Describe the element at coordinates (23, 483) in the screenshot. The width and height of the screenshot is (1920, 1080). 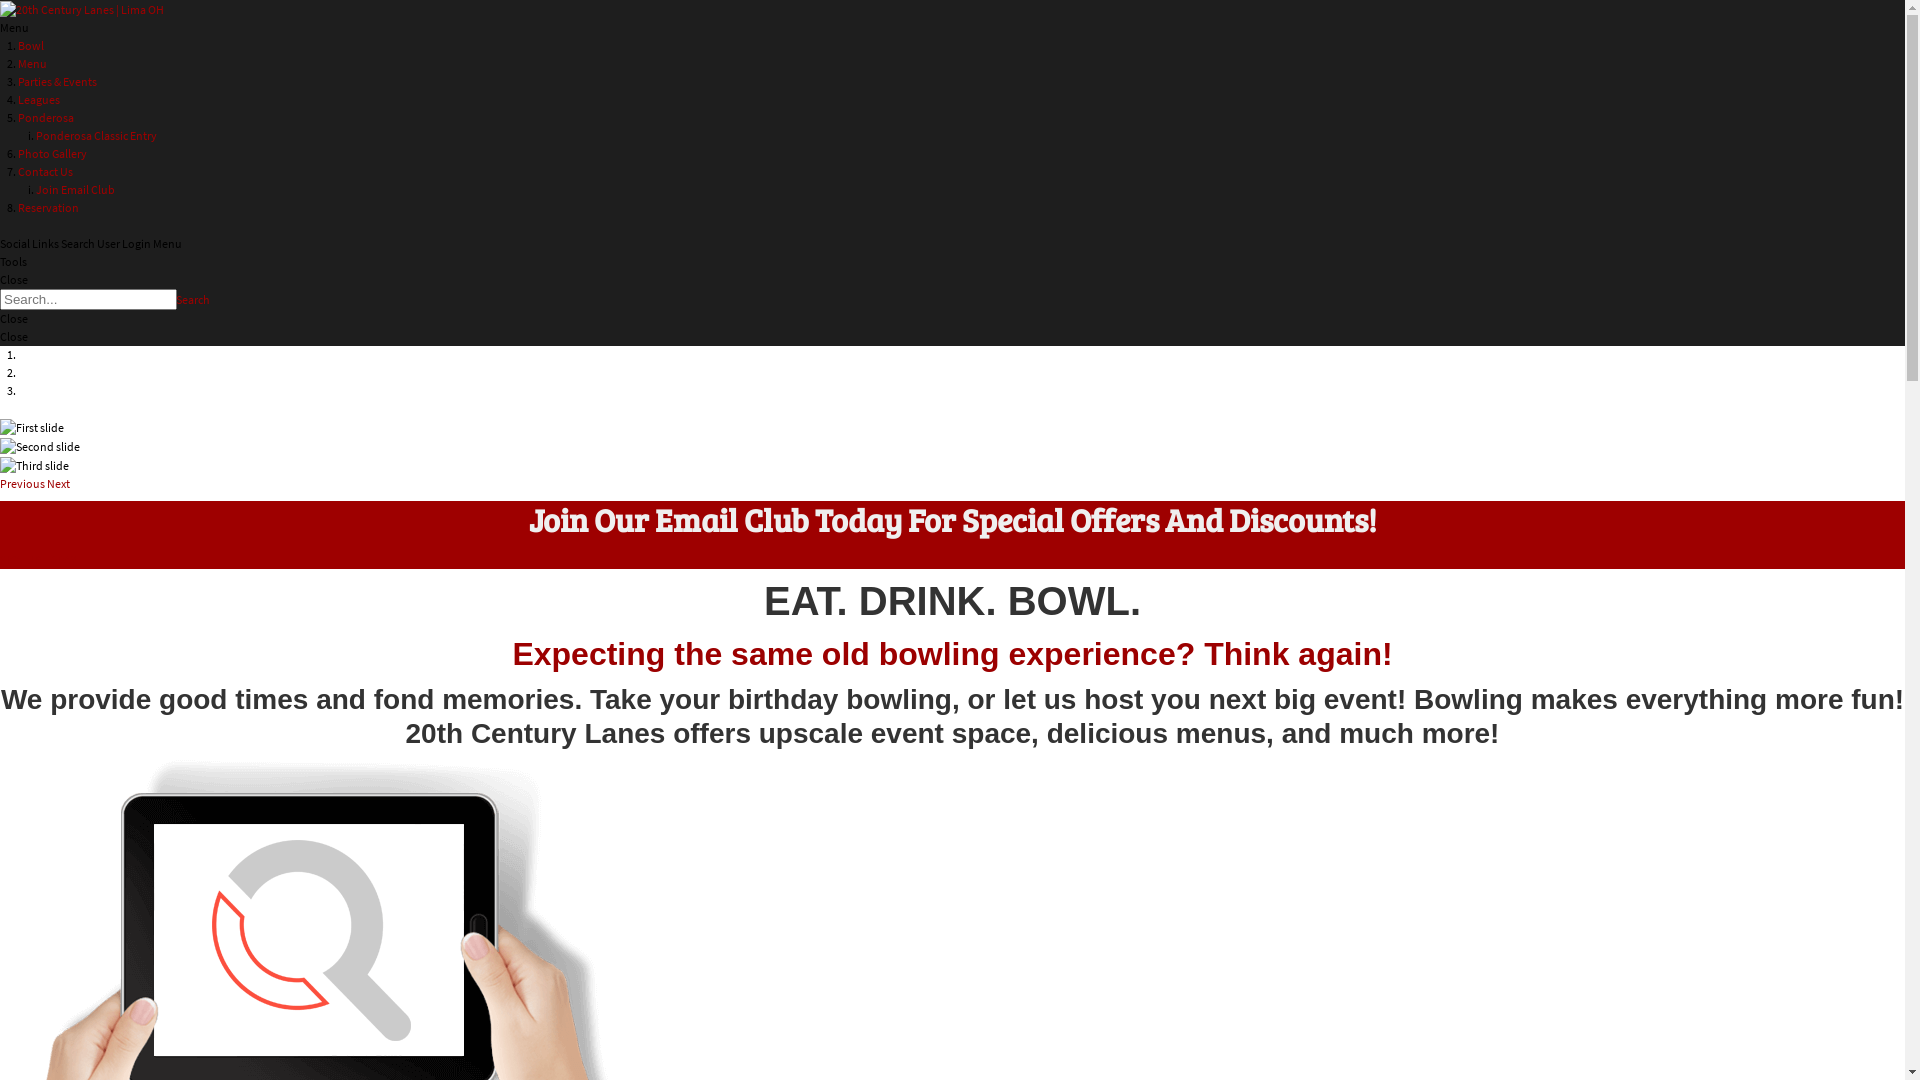
I see `'Previous'` at that location.